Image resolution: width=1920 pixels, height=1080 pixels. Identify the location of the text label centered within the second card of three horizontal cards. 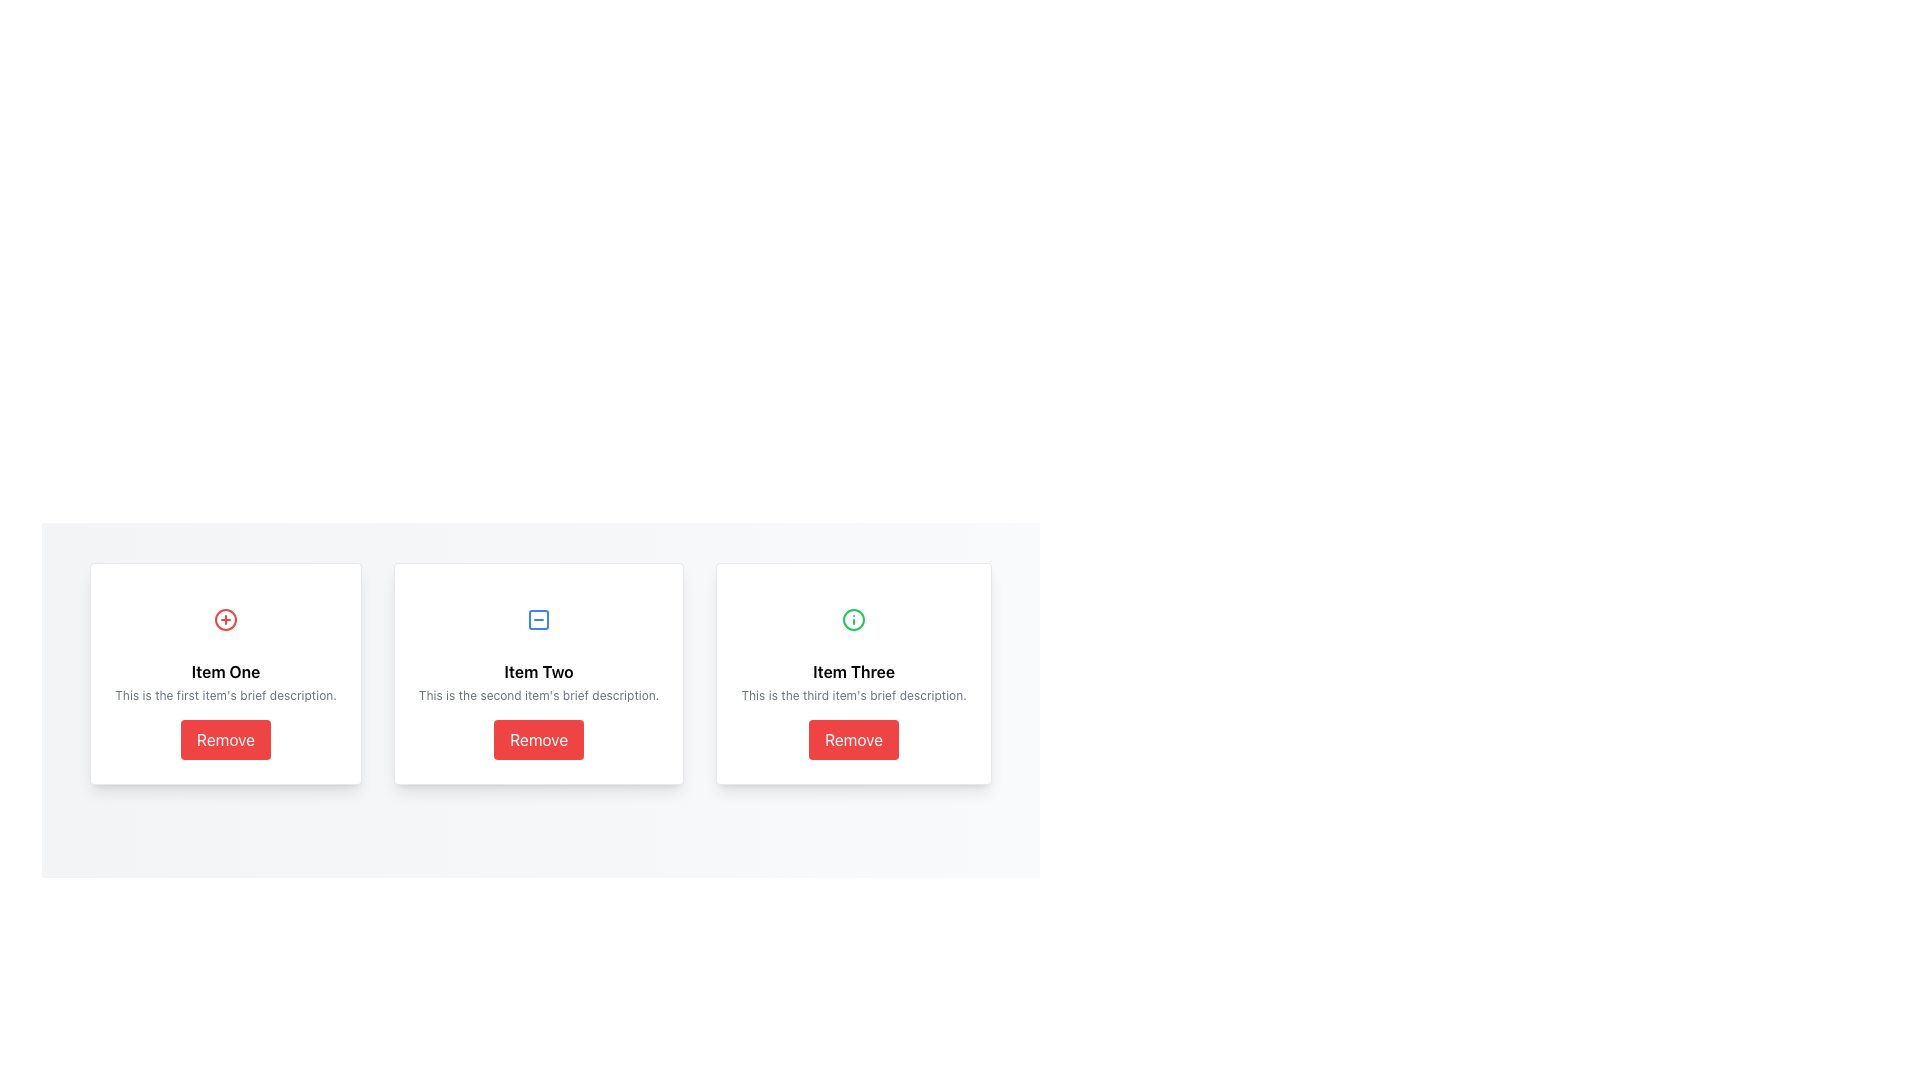
(539, 671).